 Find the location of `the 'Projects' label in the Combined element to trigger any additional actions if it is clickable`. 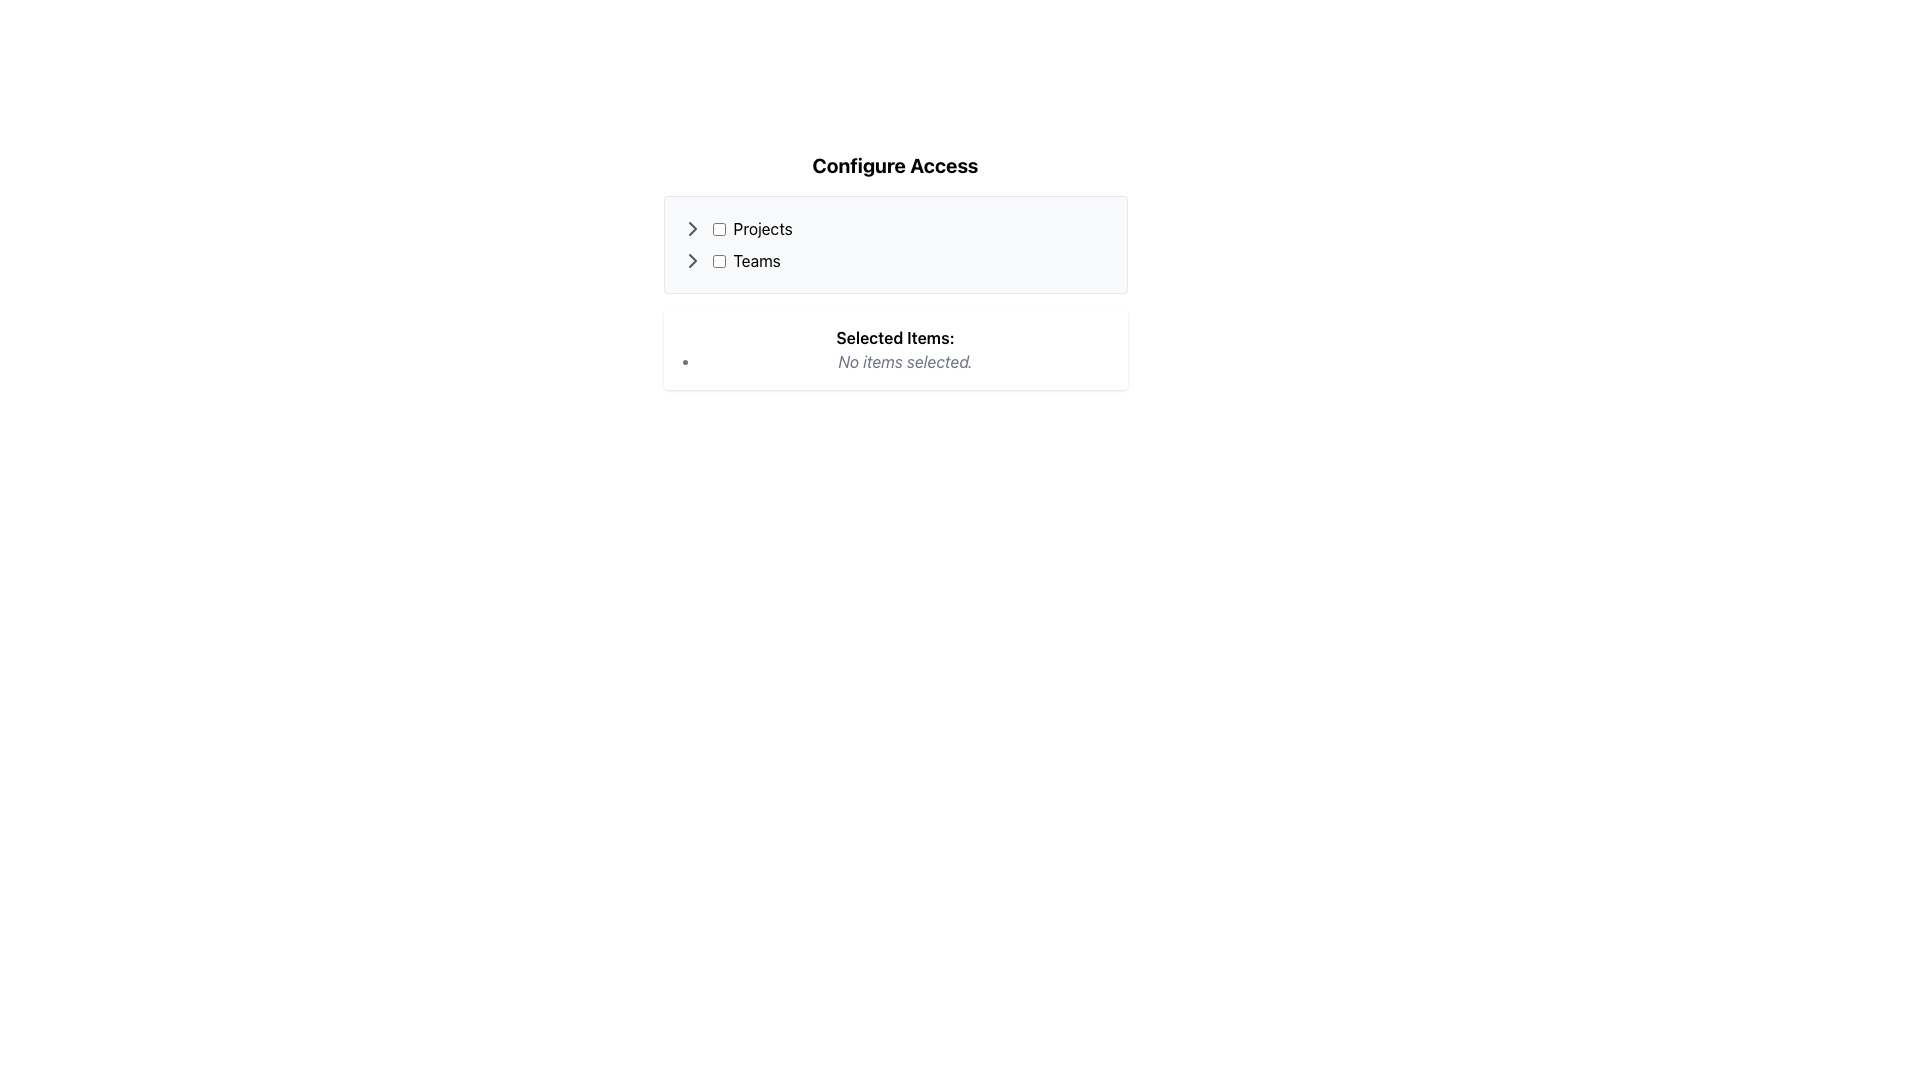

the 'Projects' label in the Combined element to trigger any additional actions if it is clickable is located at coordinates (751, 227).